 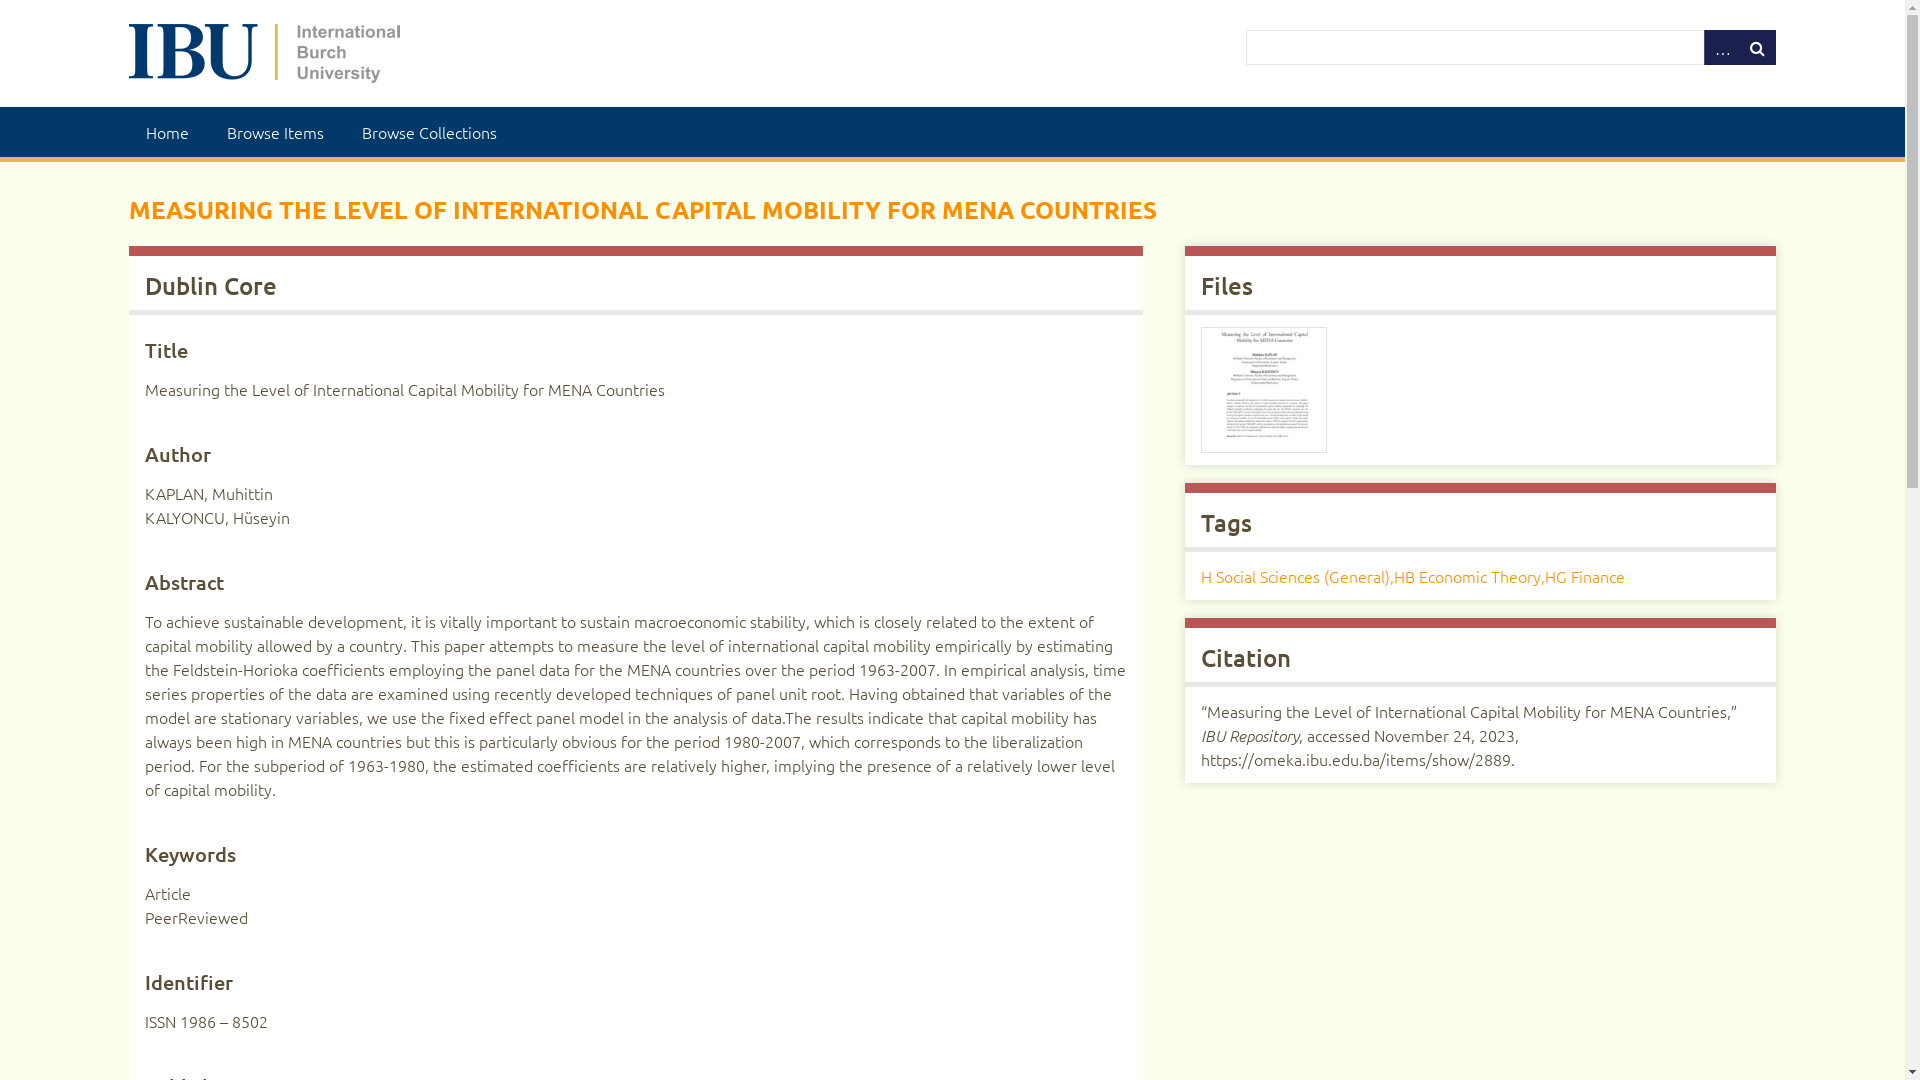 I want to click on 'Browse Items', so click(x=274, y=131).